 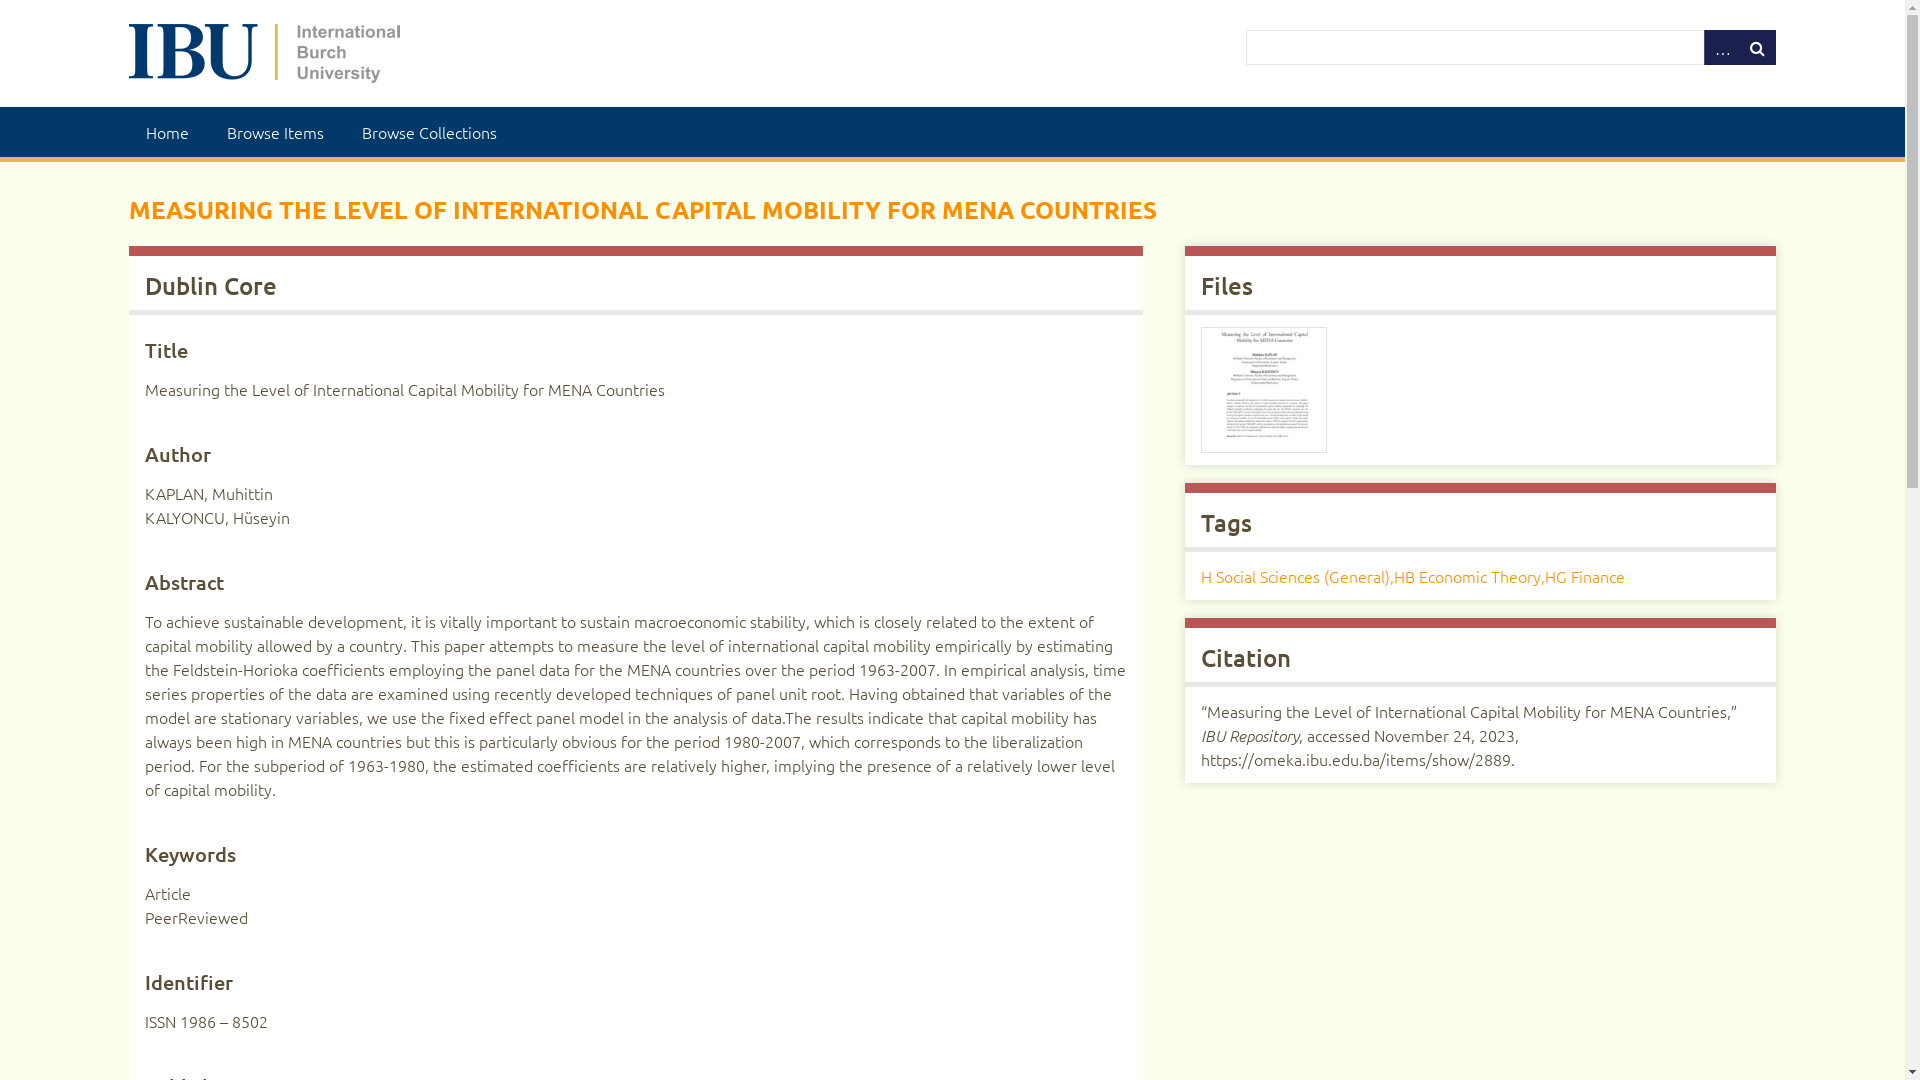 I want to click on 'Browse Items', so click(x=274, y=131).